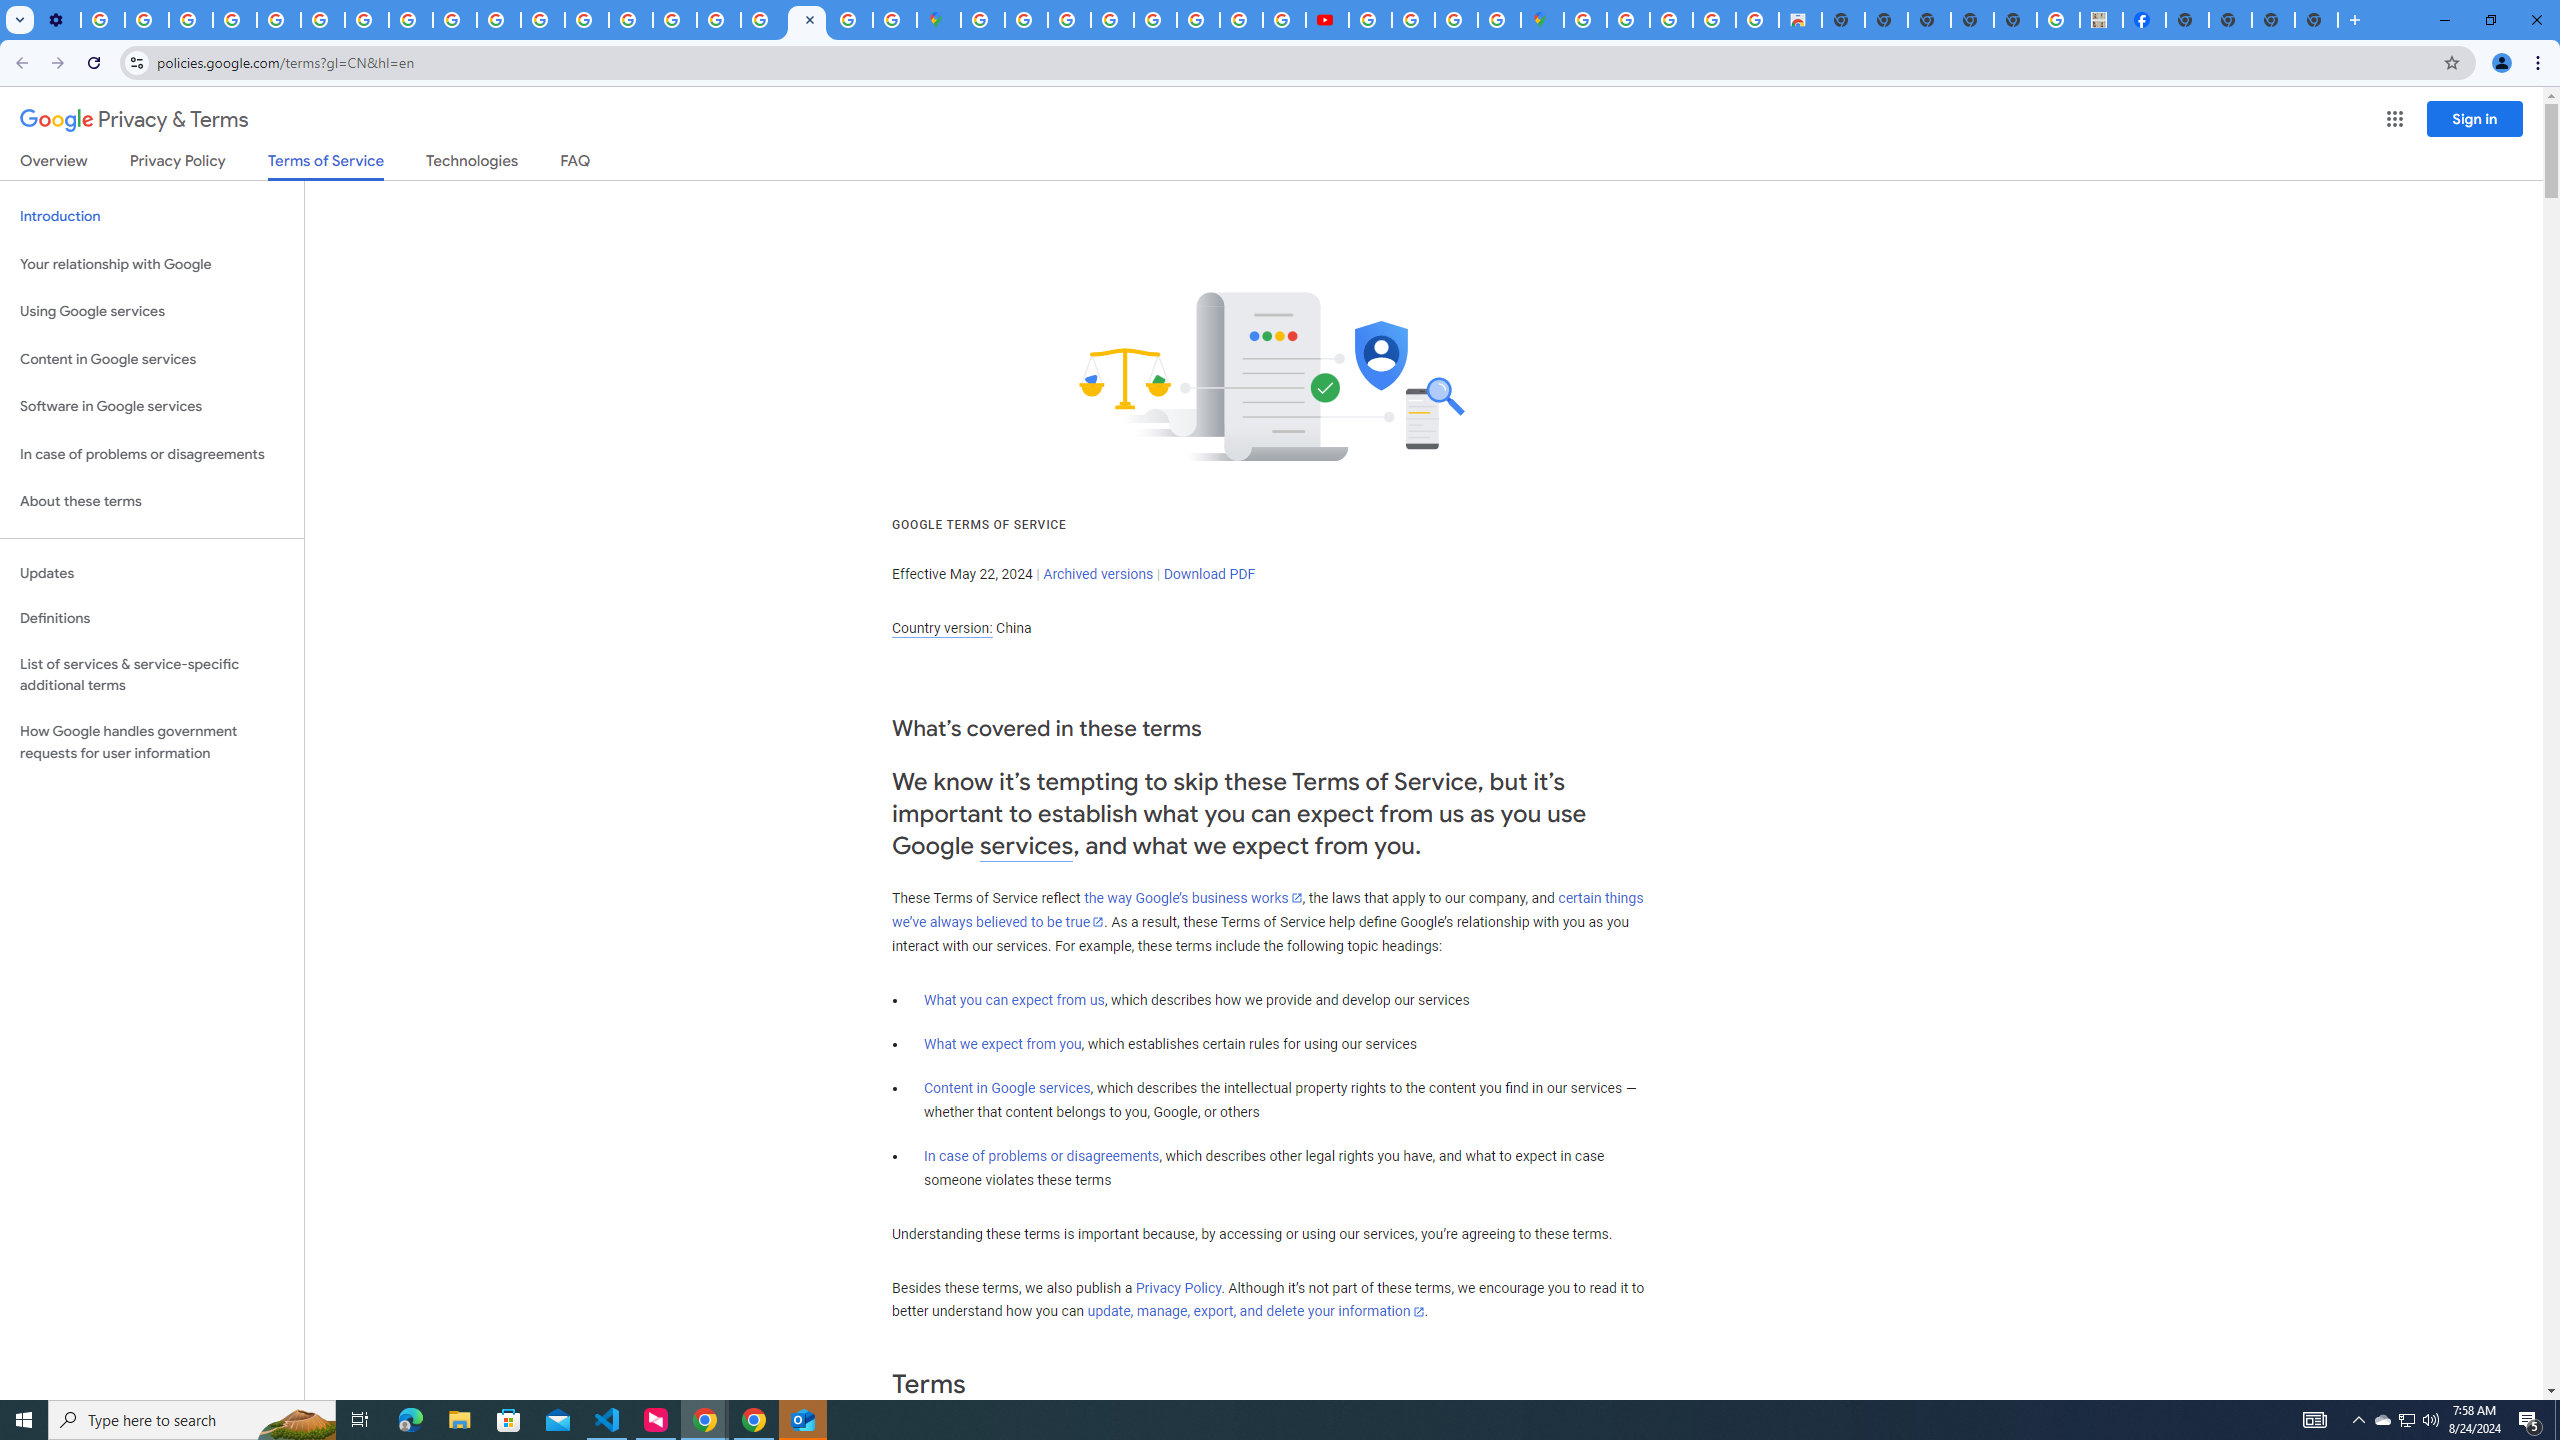 Image resolution: width=2560 pixels, height=1440 pixels. What do you see at coordinates (1026, 846) in the screenshot?
I see `'services'` at bounding box center [1026, 846].